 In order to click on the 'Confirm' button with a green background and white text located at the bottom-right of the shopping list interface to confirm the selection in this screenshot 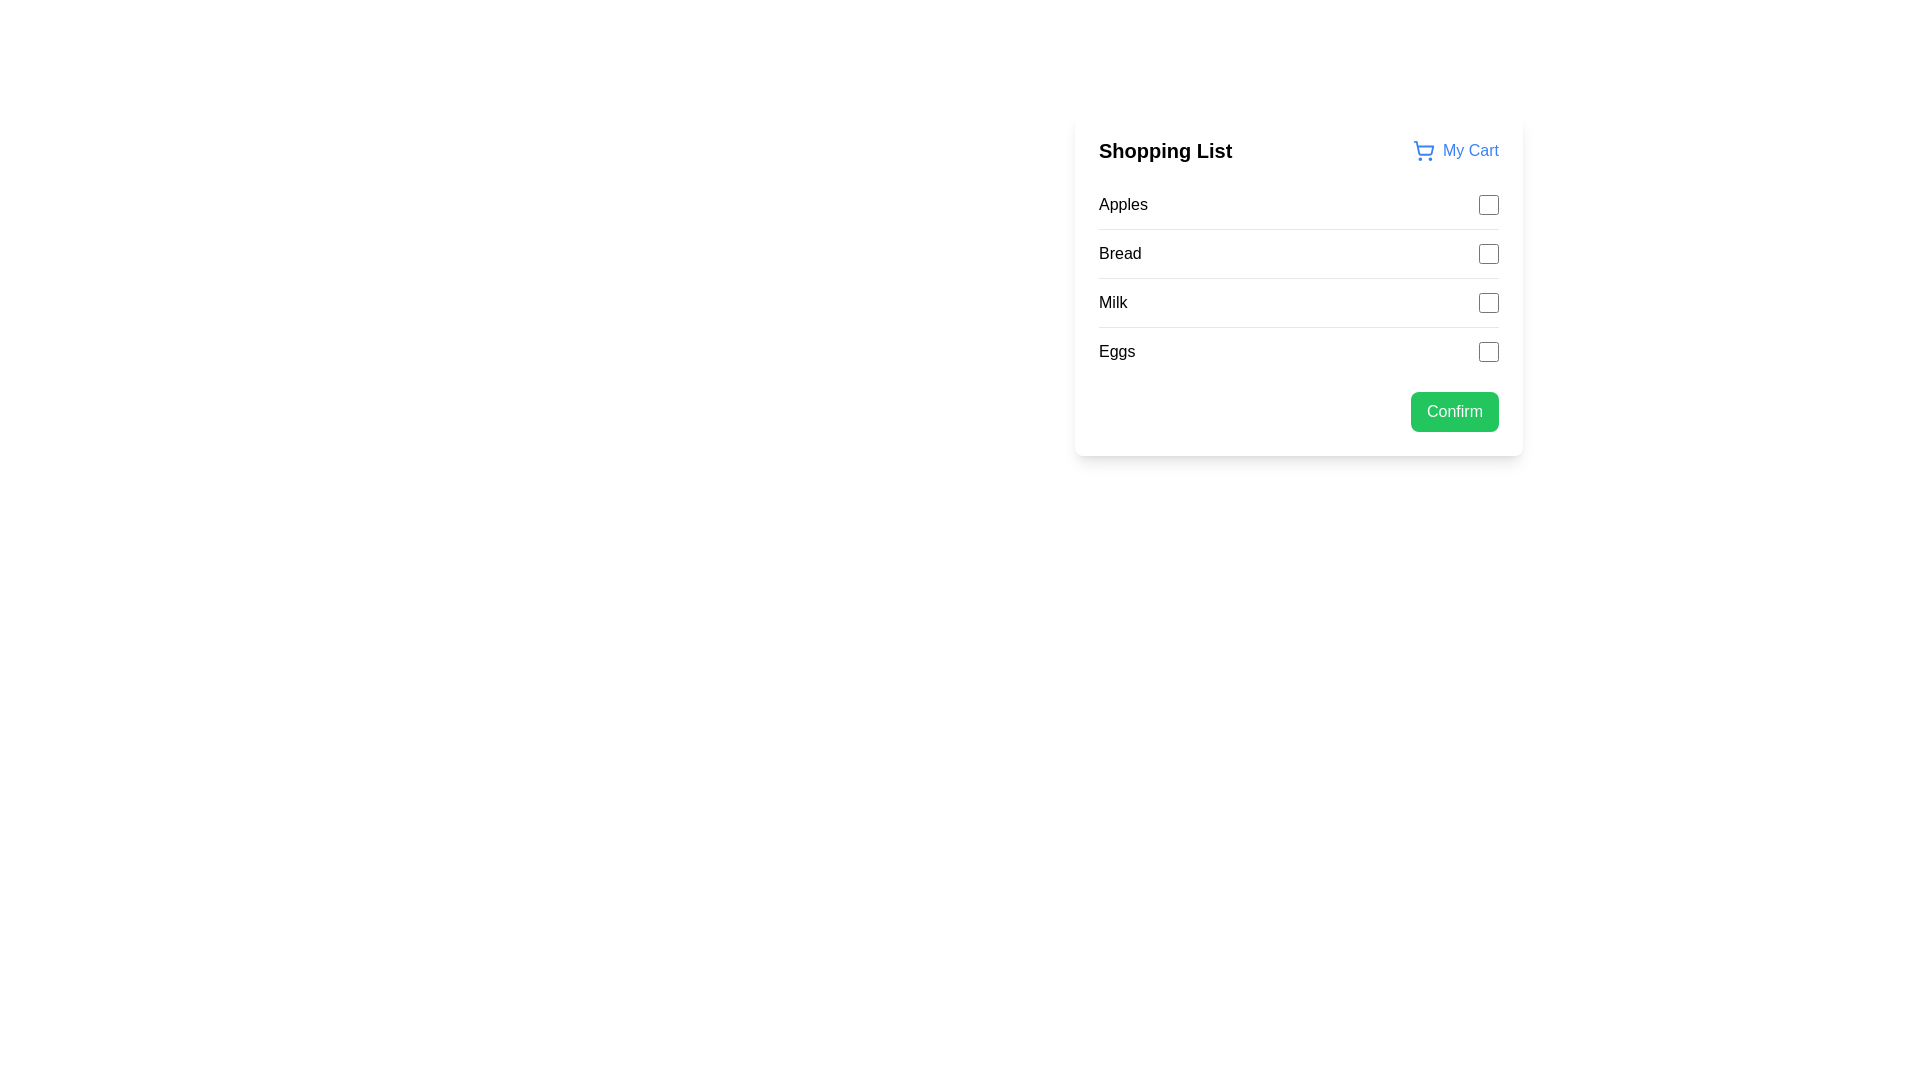, I will do `click(1454, 411)`.